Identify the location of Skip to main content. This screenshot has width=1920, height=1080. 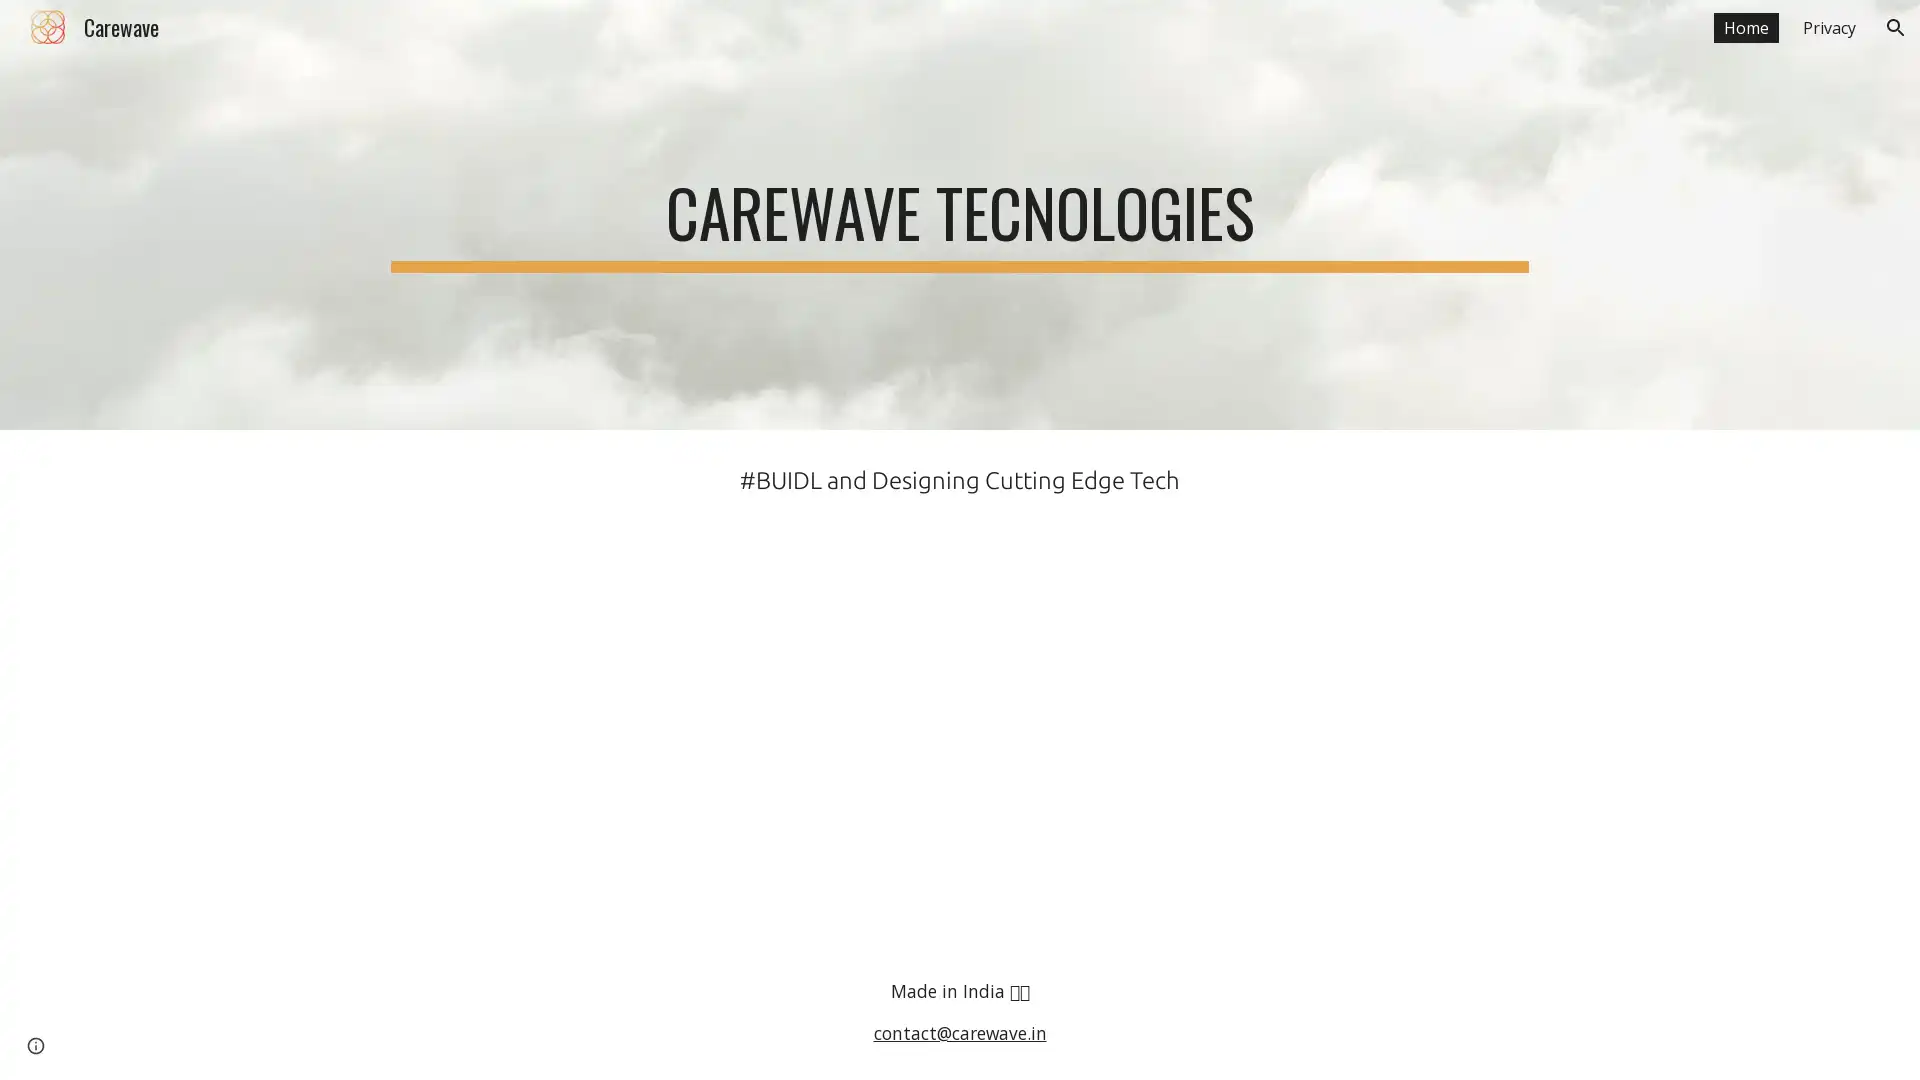
(787, 37).